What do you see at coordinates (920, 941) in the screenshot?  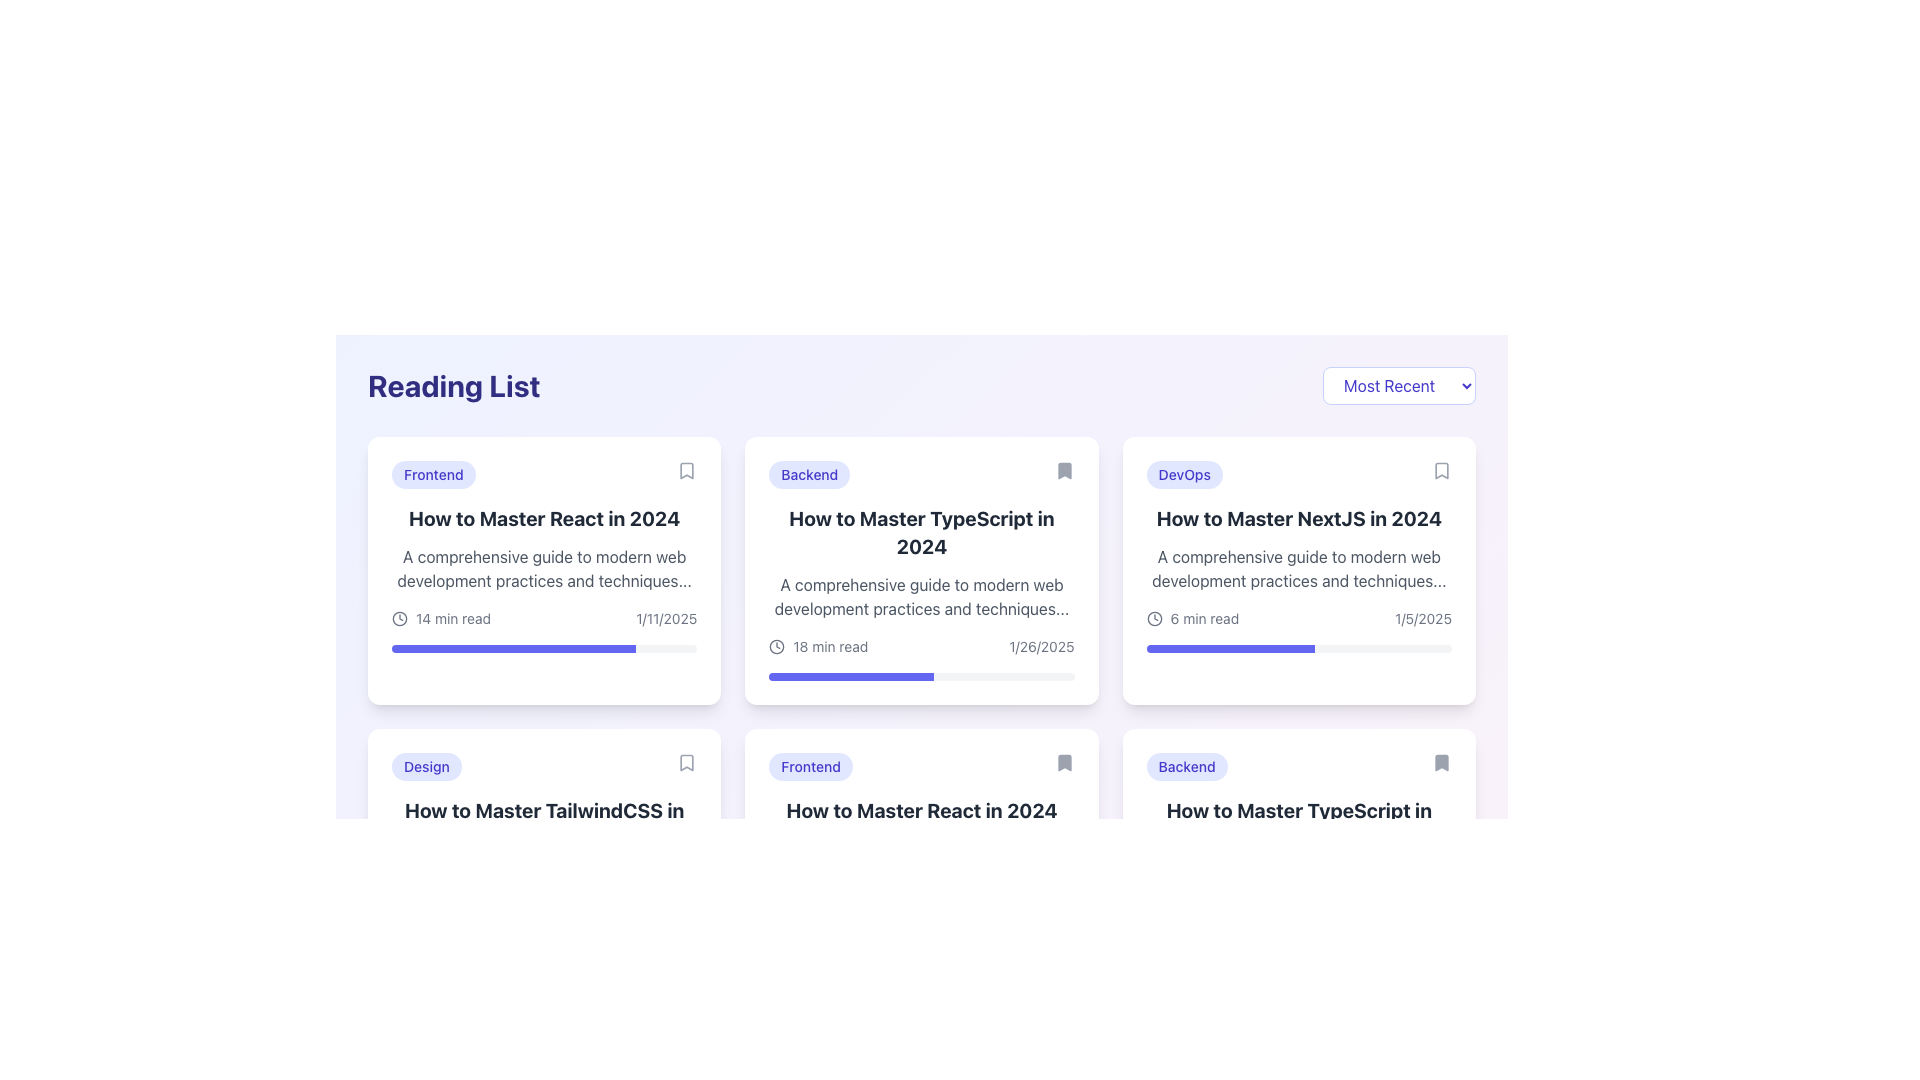 I see `the progress bar located at the bottom of the card for the article 'How to Master React in 2024', which is a thin horizontal strip with a light gray background and indigo filled portion` at bounding box center [920, 941].